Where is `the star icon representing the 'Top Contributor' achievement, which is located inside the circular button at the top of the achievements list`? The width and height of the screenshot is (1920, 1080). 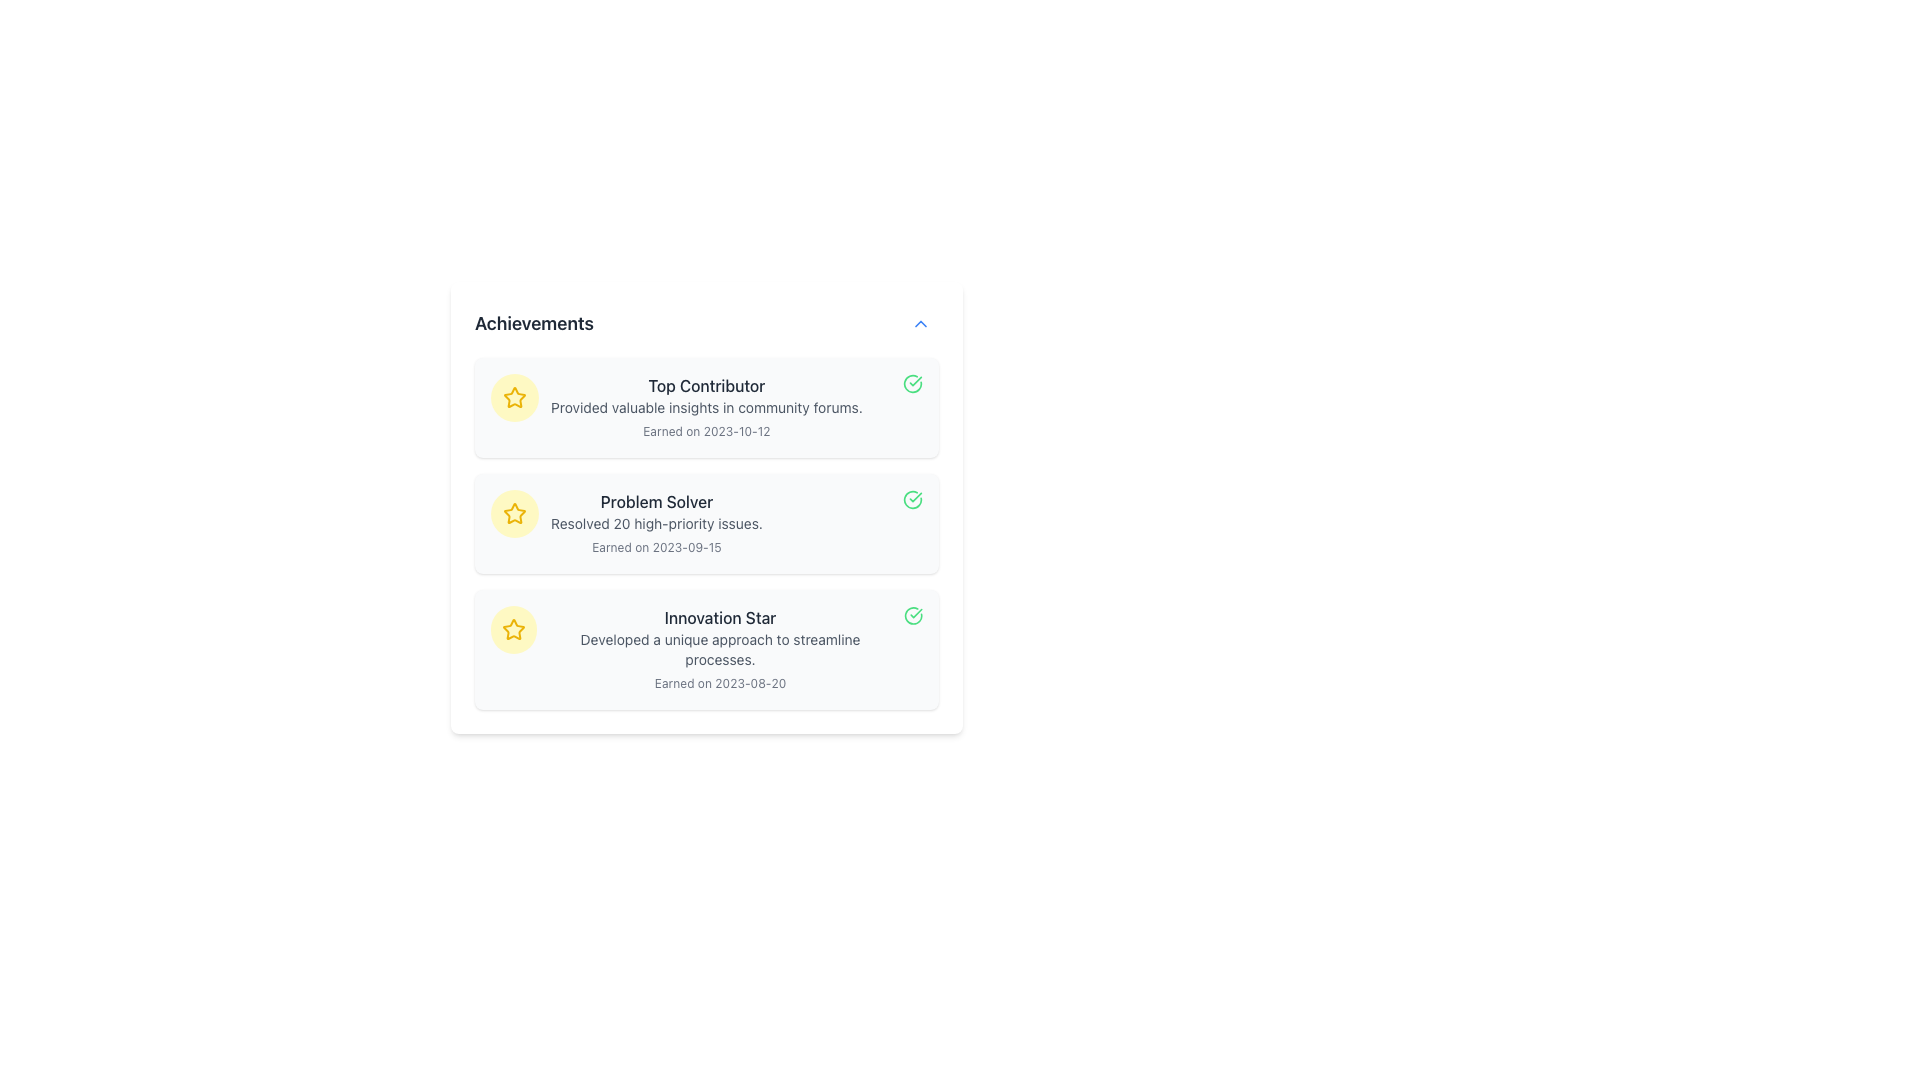 the star icon representing the 'Top Contributor' achievement, which is located inside the circular button at the top of the achievements list is located at coordinates (514, 397).